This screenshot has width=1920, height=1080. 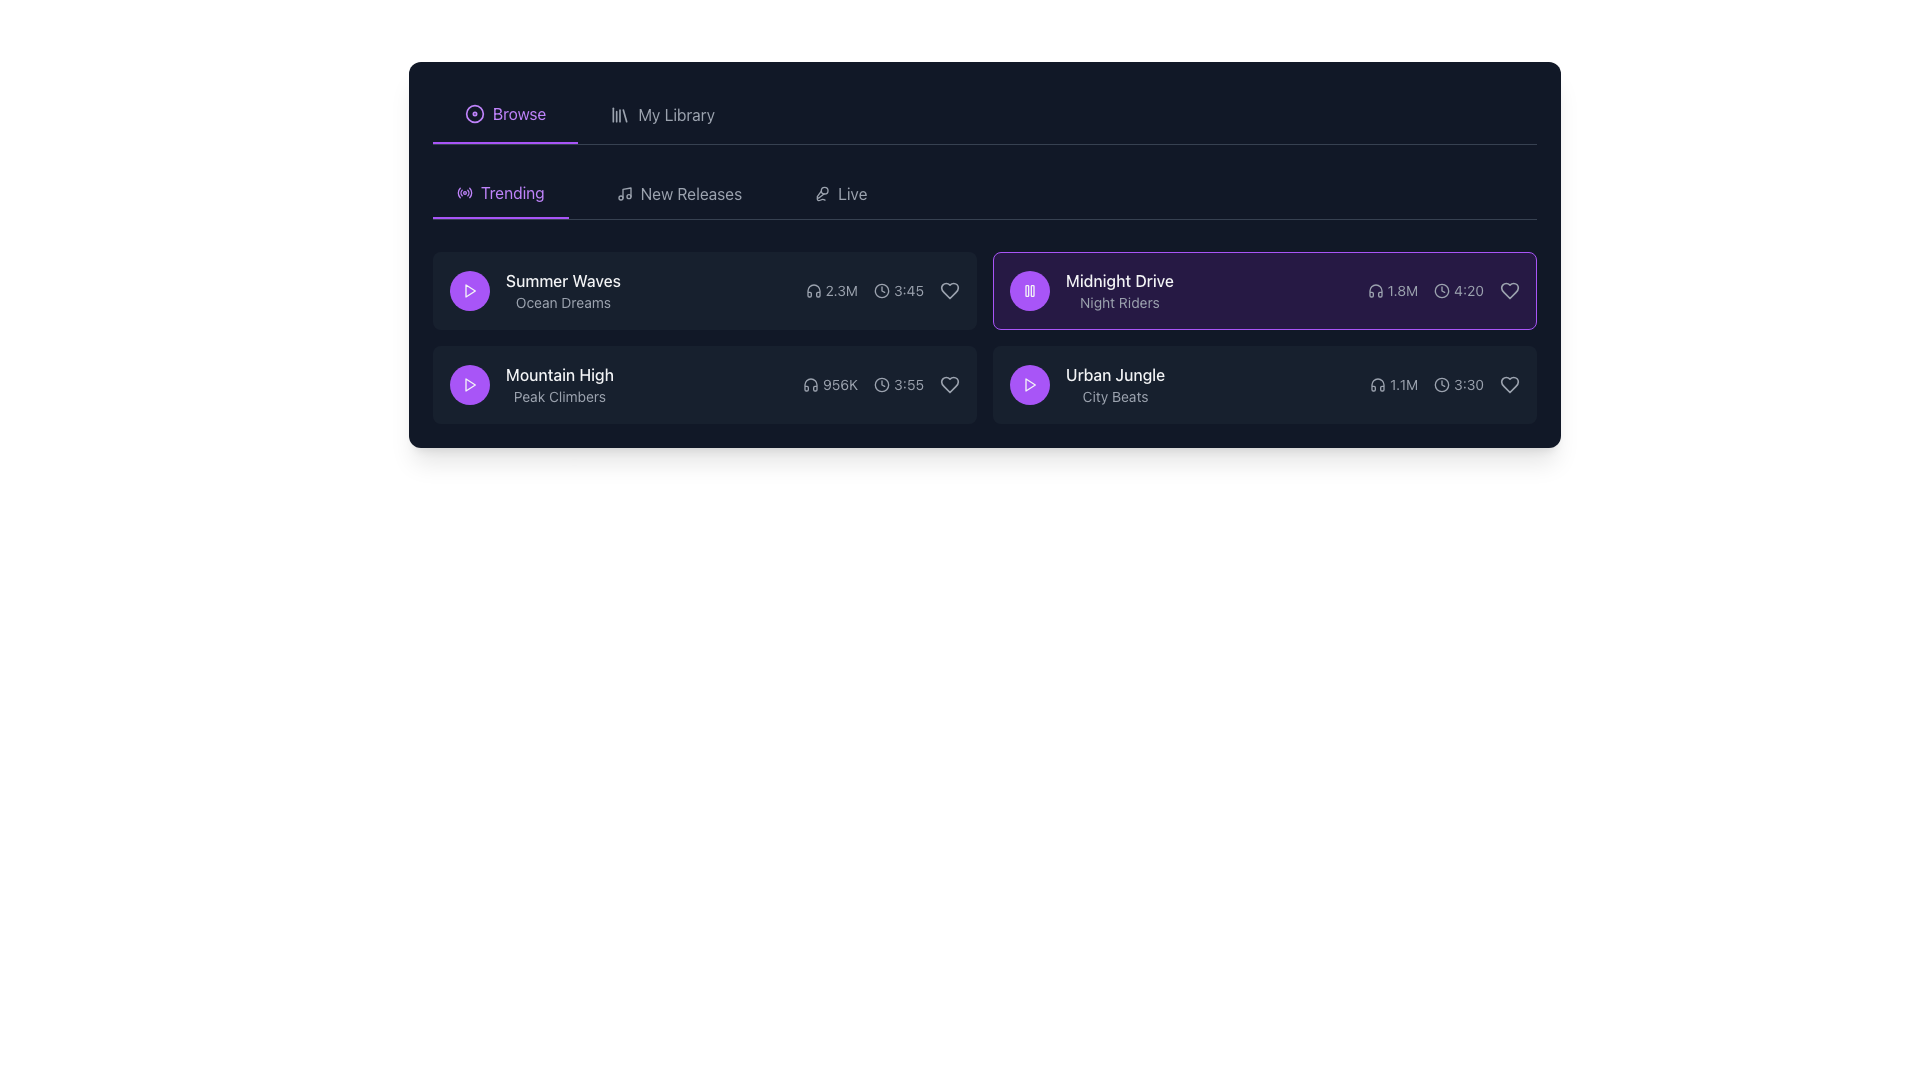 I want to click on the rectangle representing the pause button in the SVG graphic element of the user interface, so click(x=1032, y=290).